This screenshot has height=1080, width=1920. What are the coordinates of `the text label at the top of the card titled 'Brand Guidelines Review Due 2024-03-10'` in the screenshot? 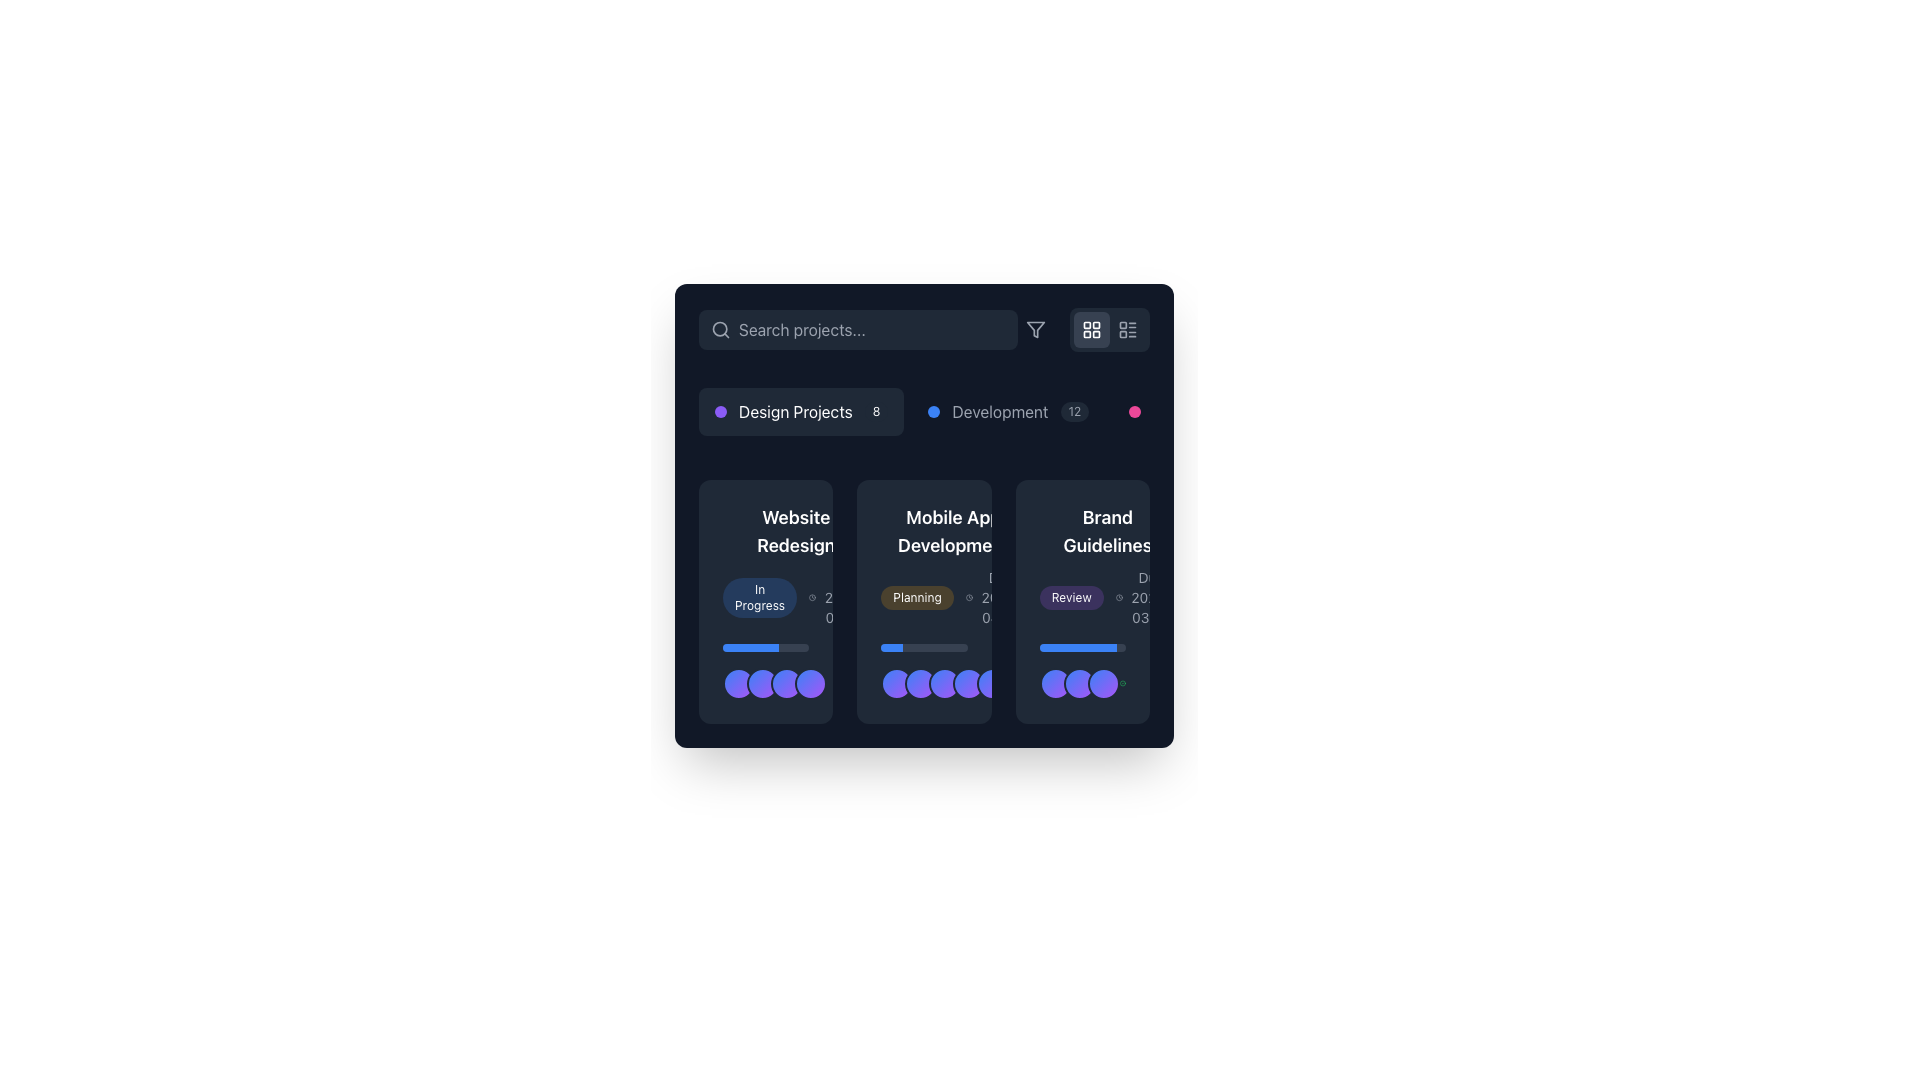 It's located at (1106, 531).